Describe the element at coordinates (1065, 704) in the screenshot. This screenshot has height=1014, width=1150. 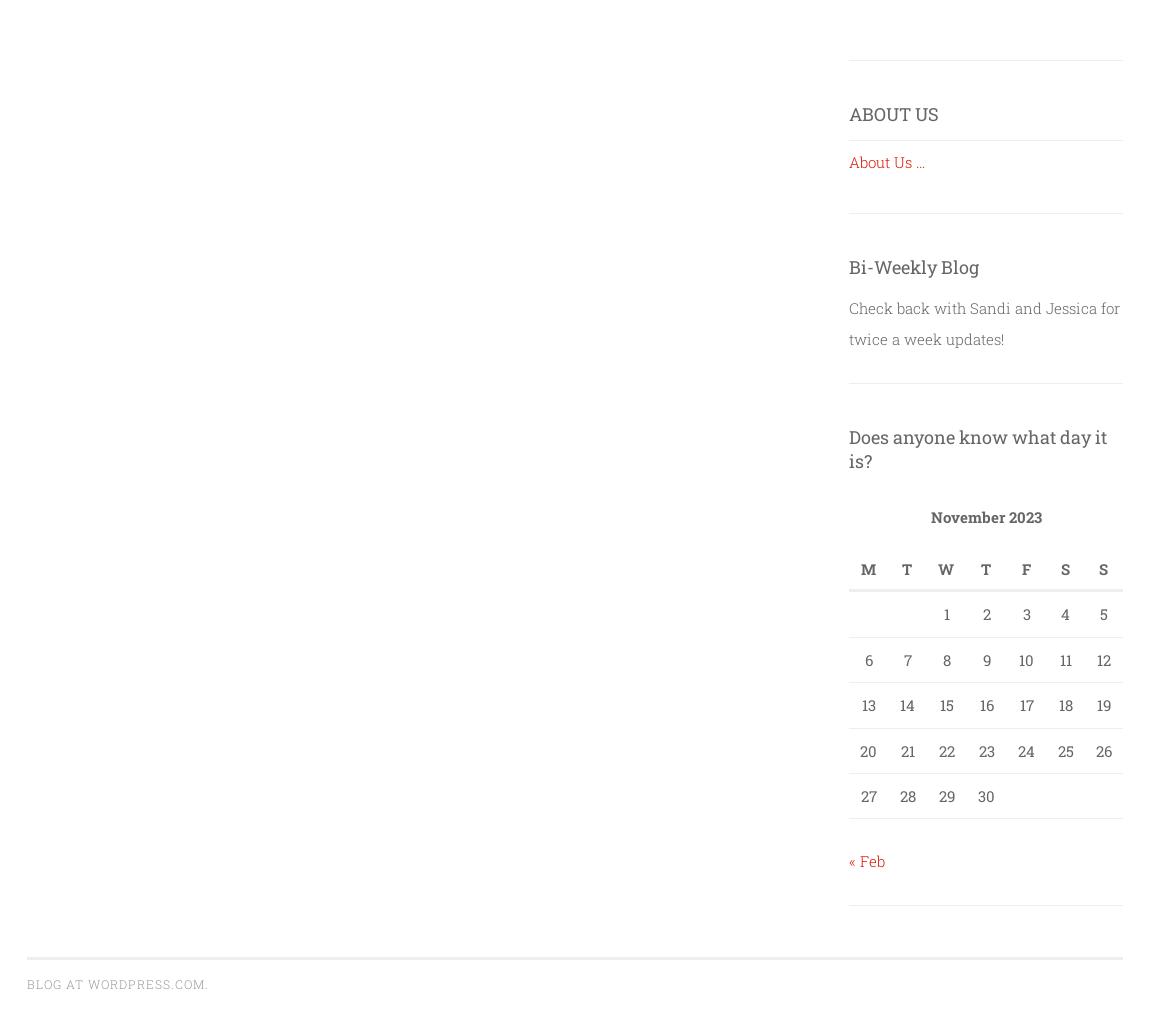
I see `'18'` at that location.